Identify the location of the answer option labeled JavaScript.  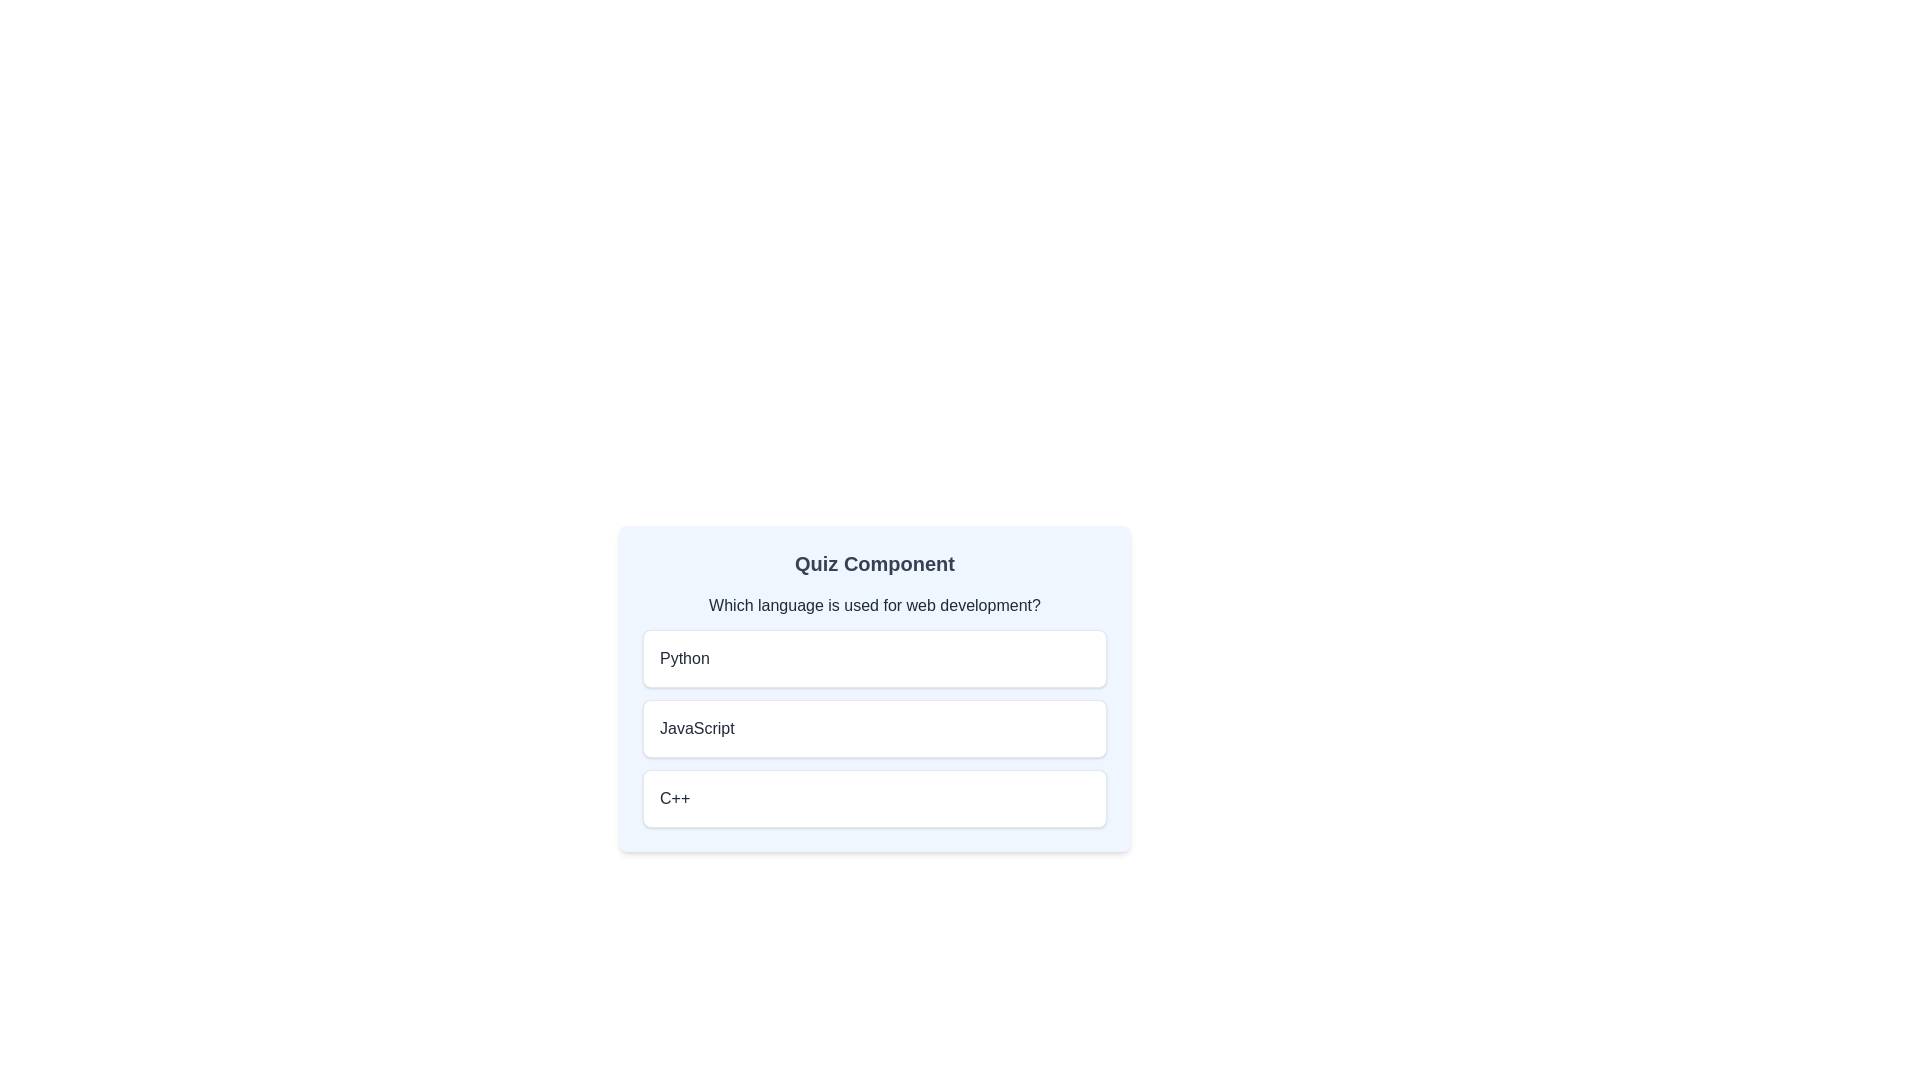
(874, 729).